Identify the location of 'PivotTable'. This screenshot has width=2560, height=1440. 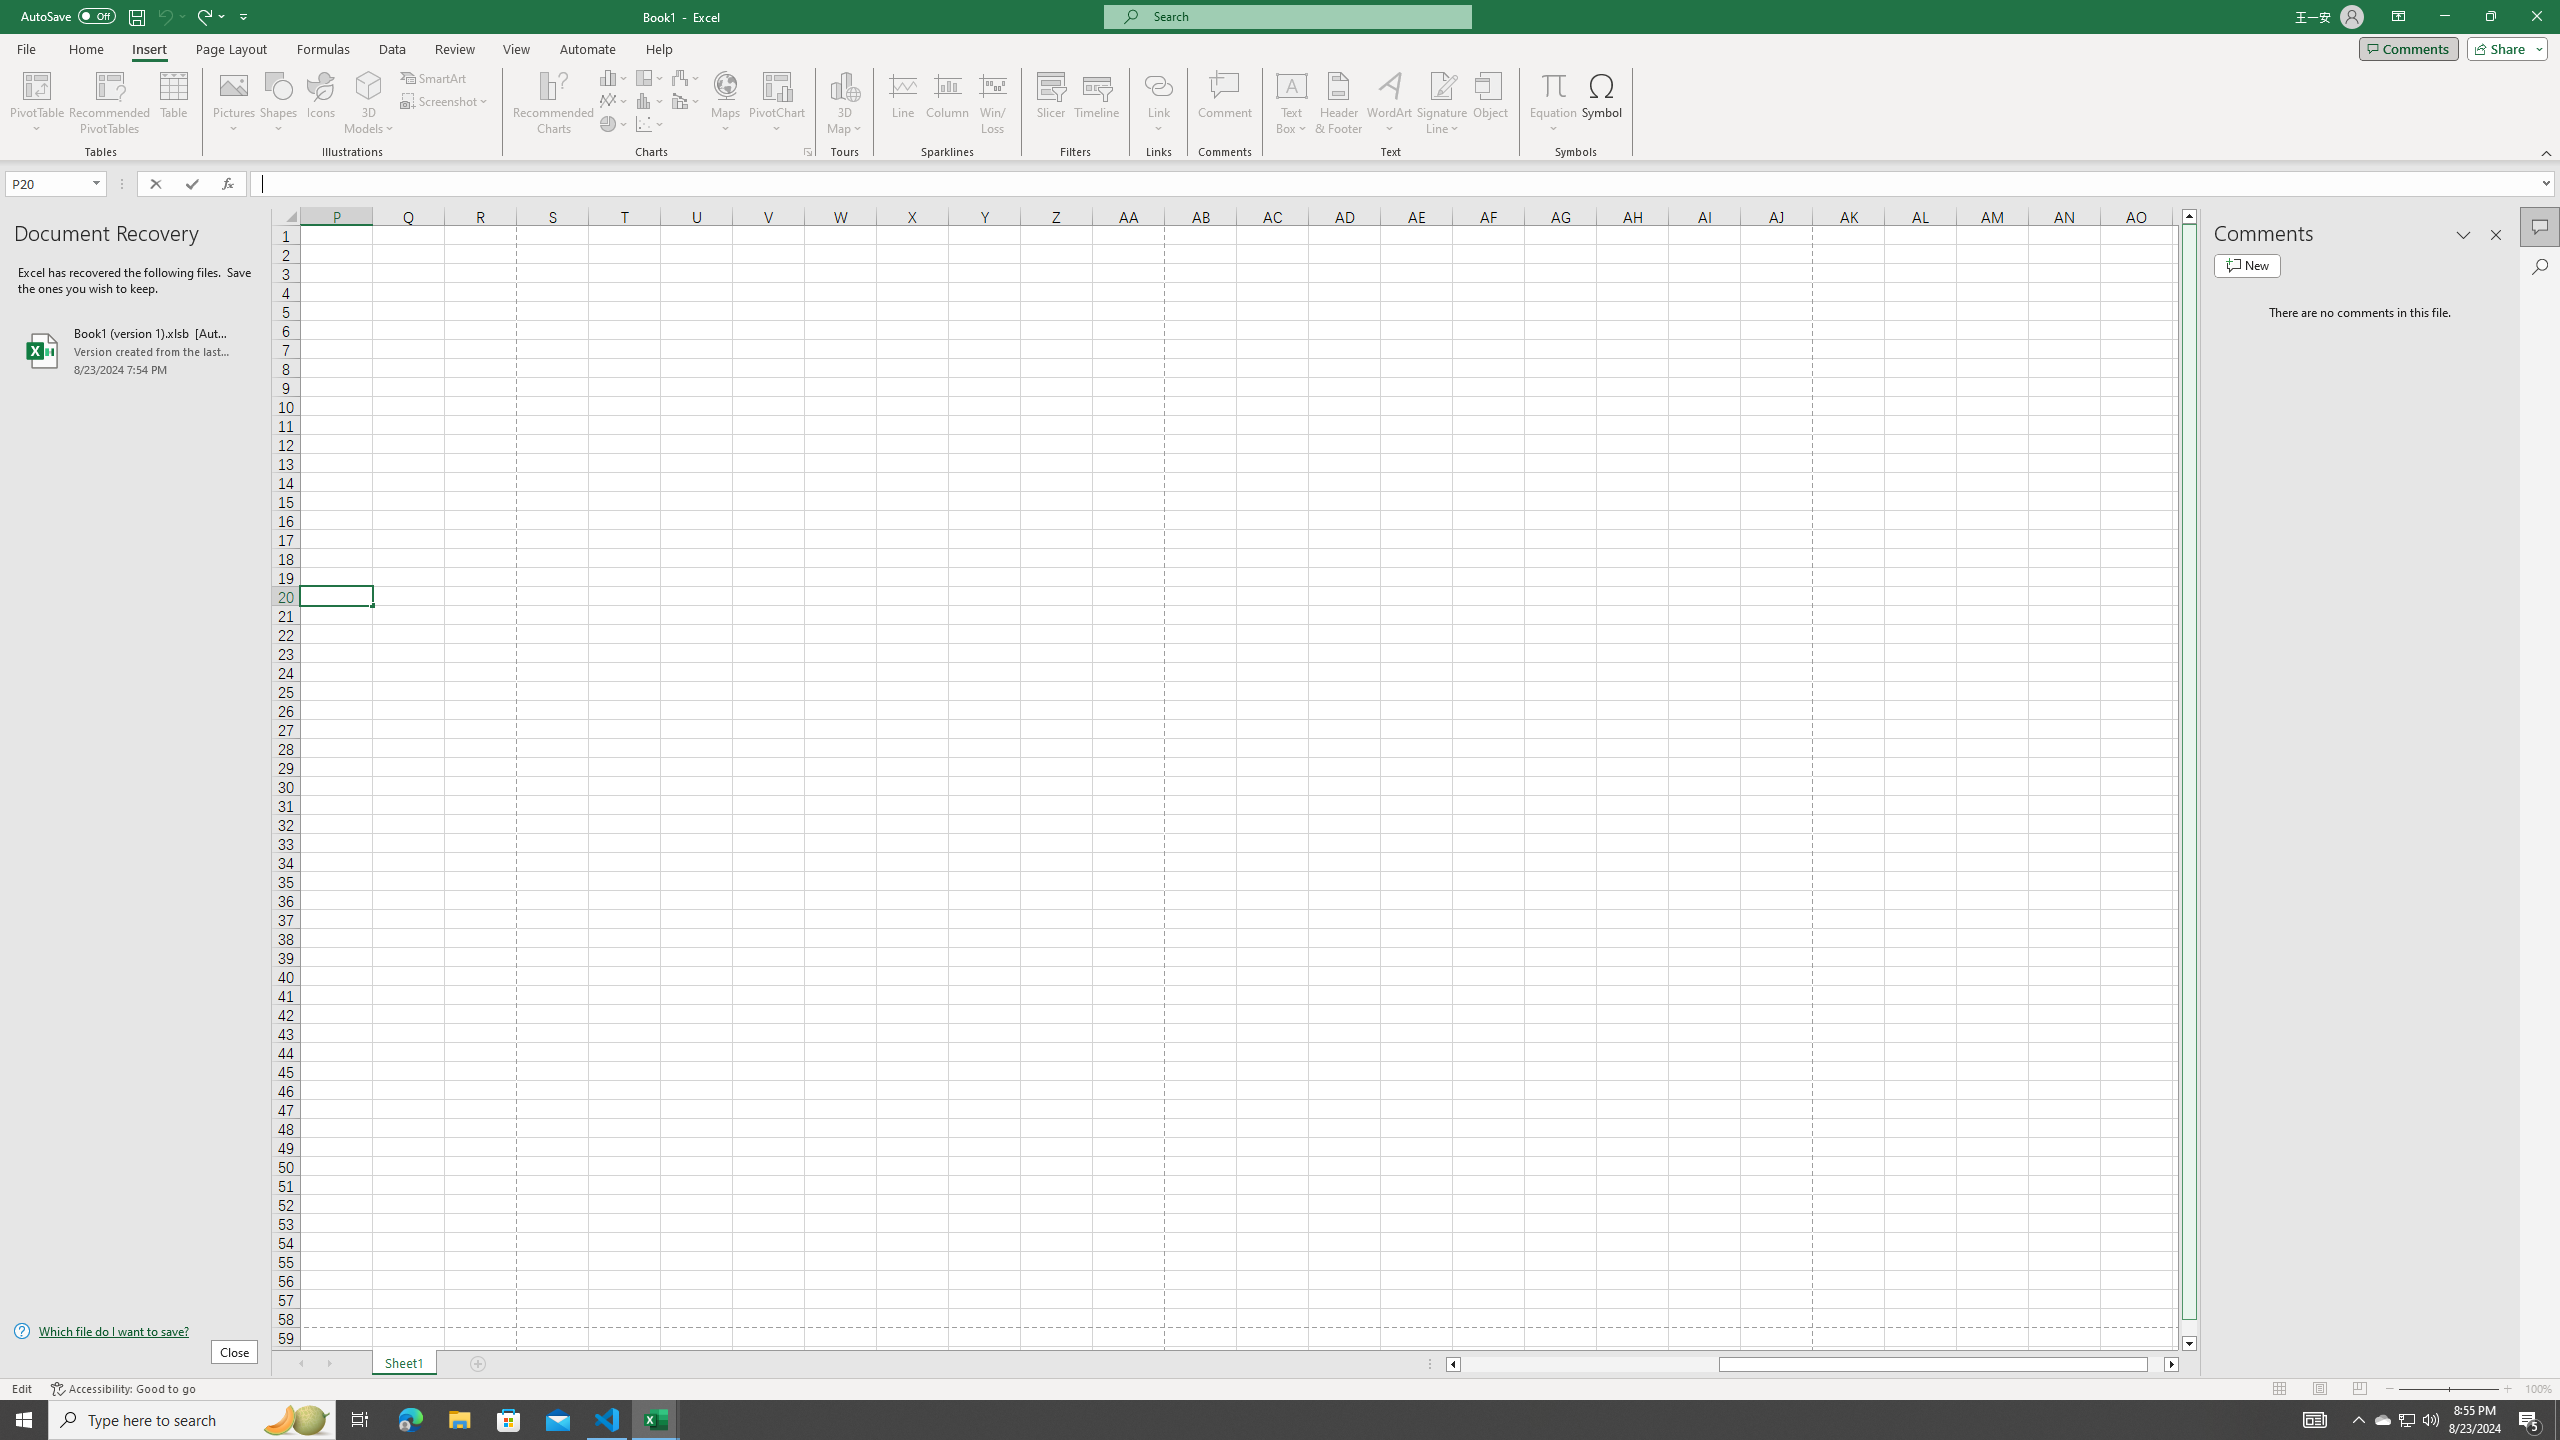
(36, 103).